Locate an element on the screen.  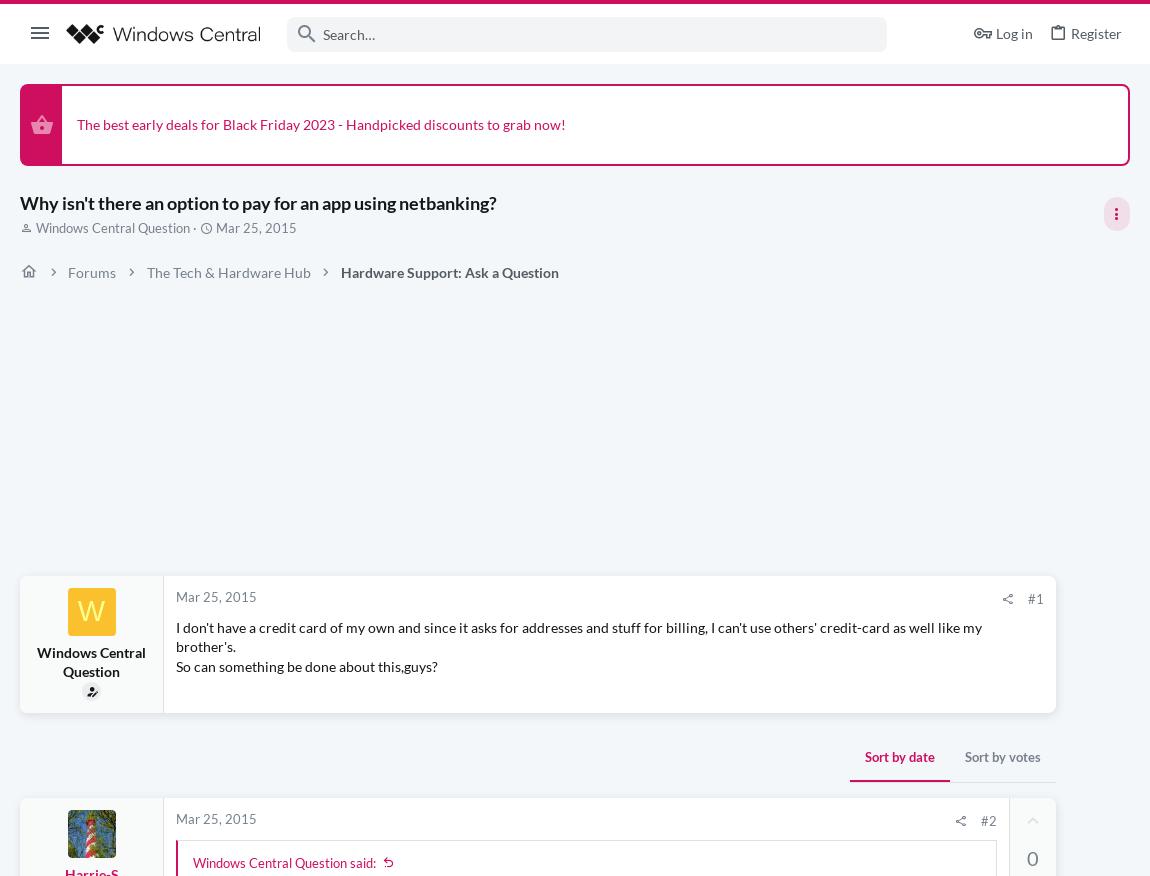
'Hardware Support: Ask a Question' is located at coordinates (449, 270).